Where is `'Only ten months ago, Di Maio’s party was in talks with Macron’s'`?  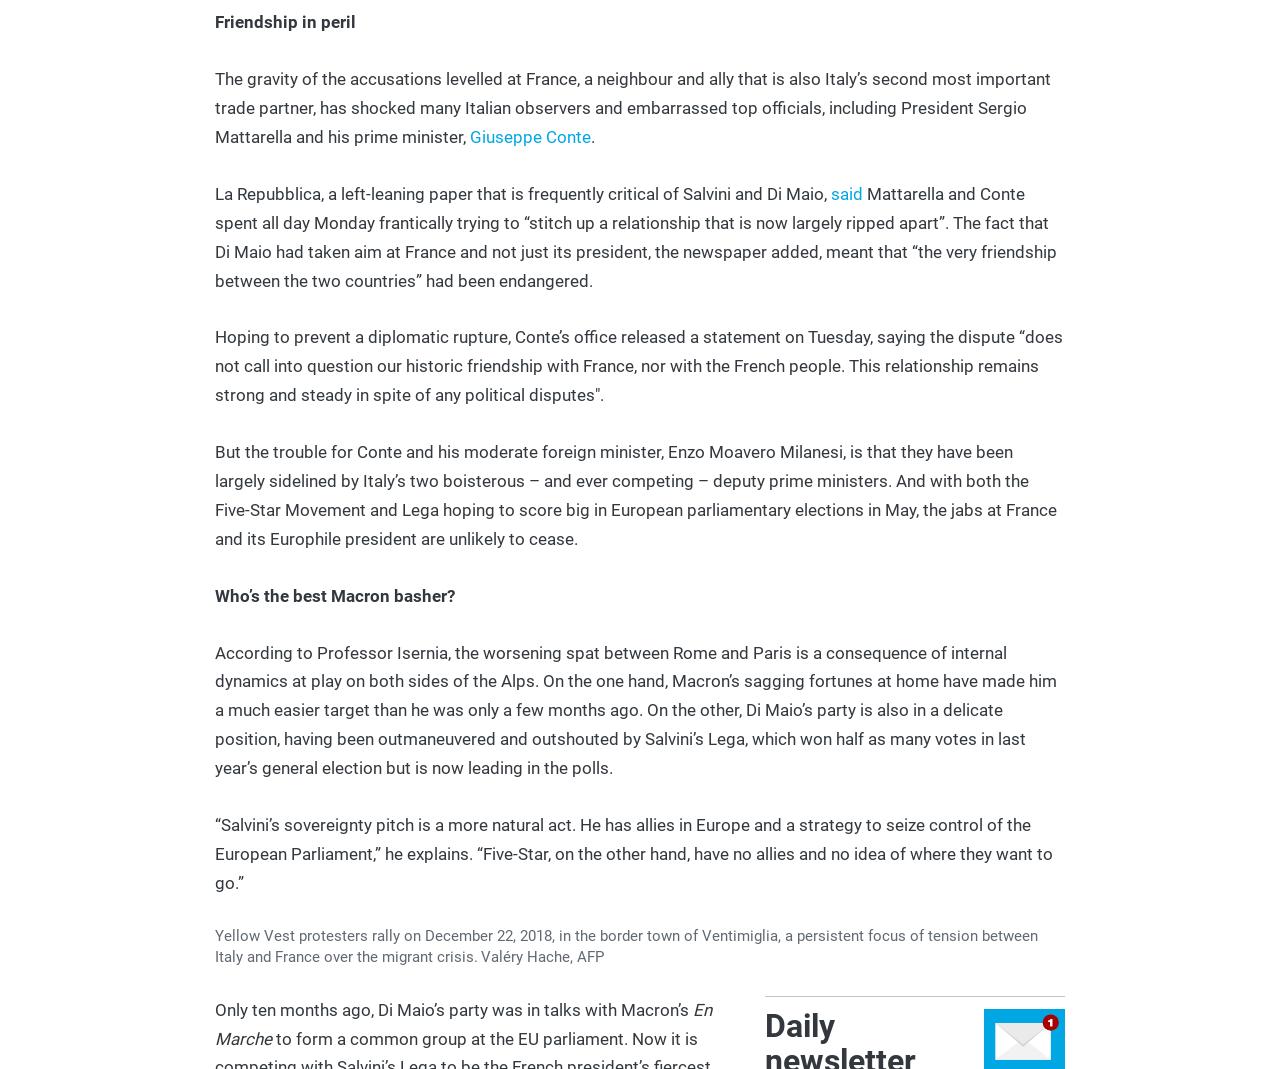 'Only ten months ago, Di Maio’s party was in talks with Macron’s' is located at coordinates (215, 1009).